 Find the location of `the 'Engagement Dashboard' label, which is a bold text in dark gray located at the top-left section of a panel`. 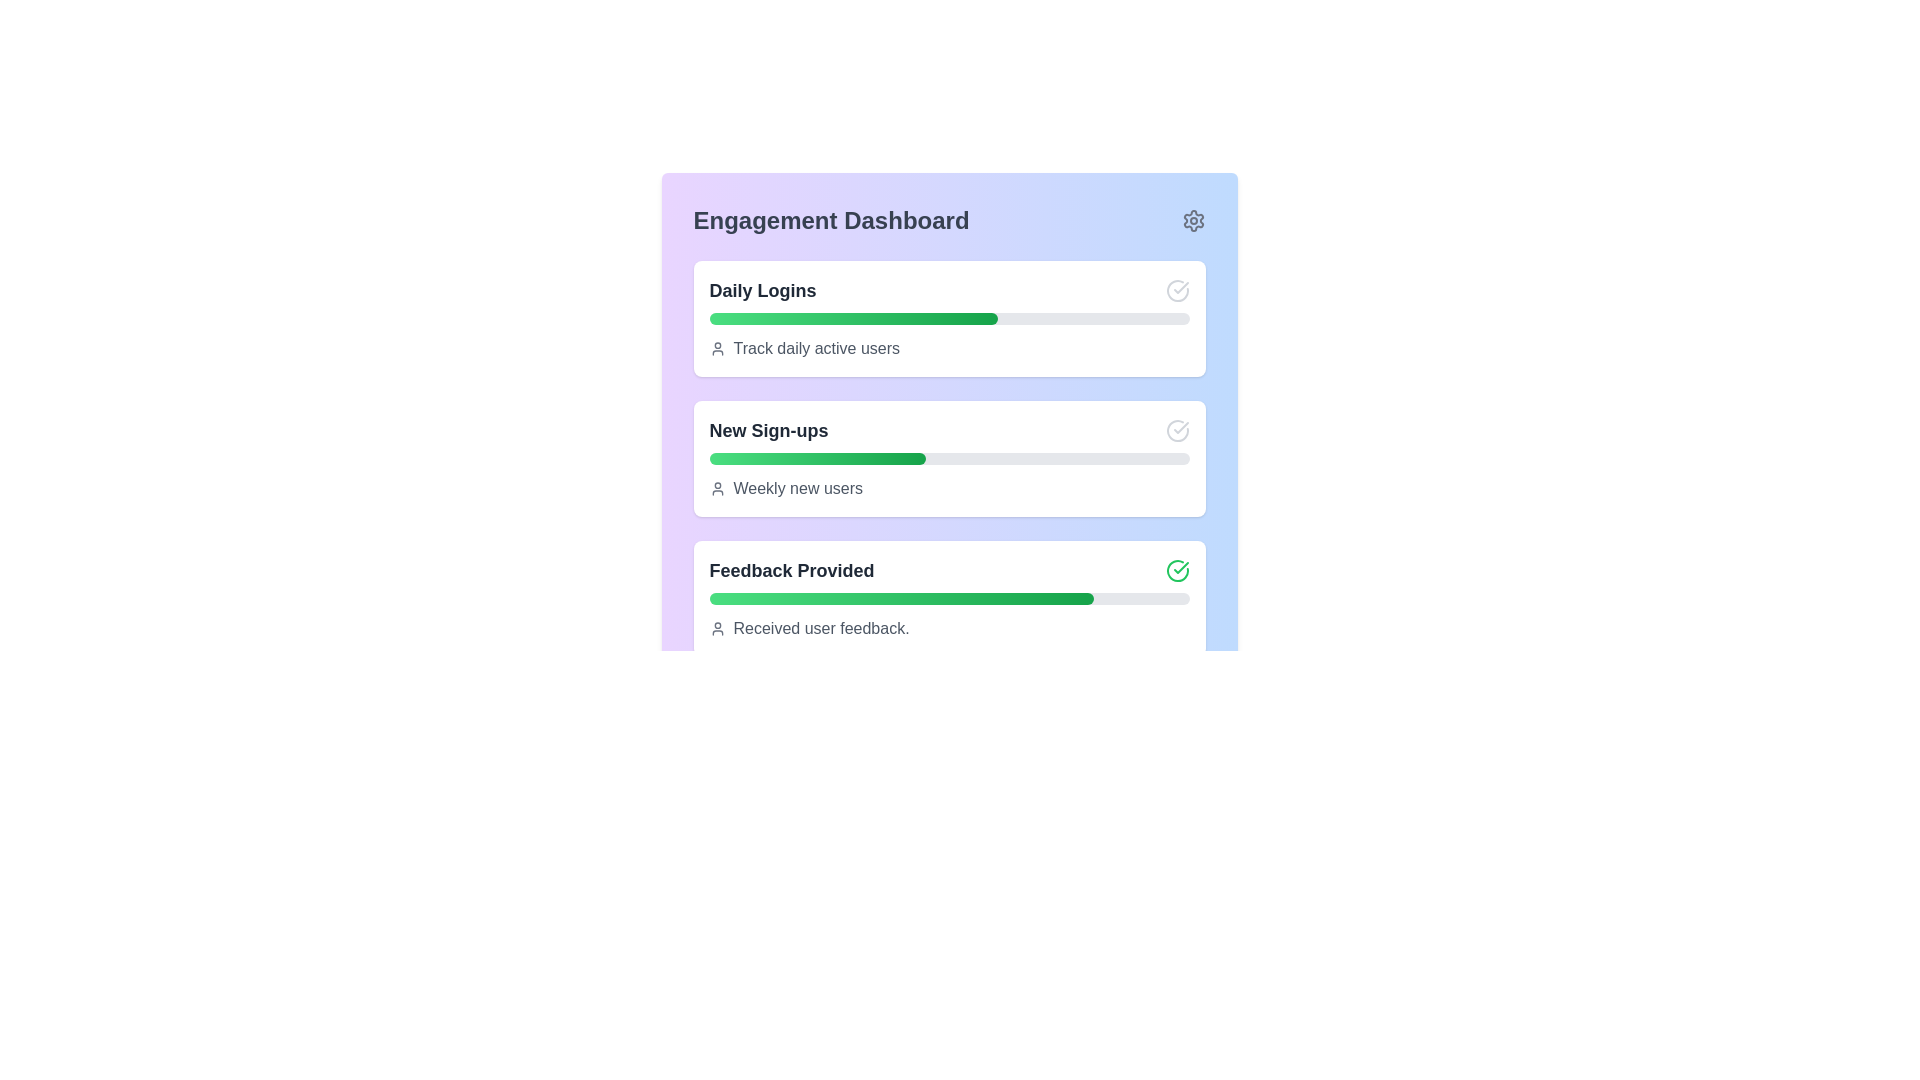

the 'Engagement Dashboard' label, which is a bold text in dark gray located at the top-left section of a panel is located at coordinates (831, 220).